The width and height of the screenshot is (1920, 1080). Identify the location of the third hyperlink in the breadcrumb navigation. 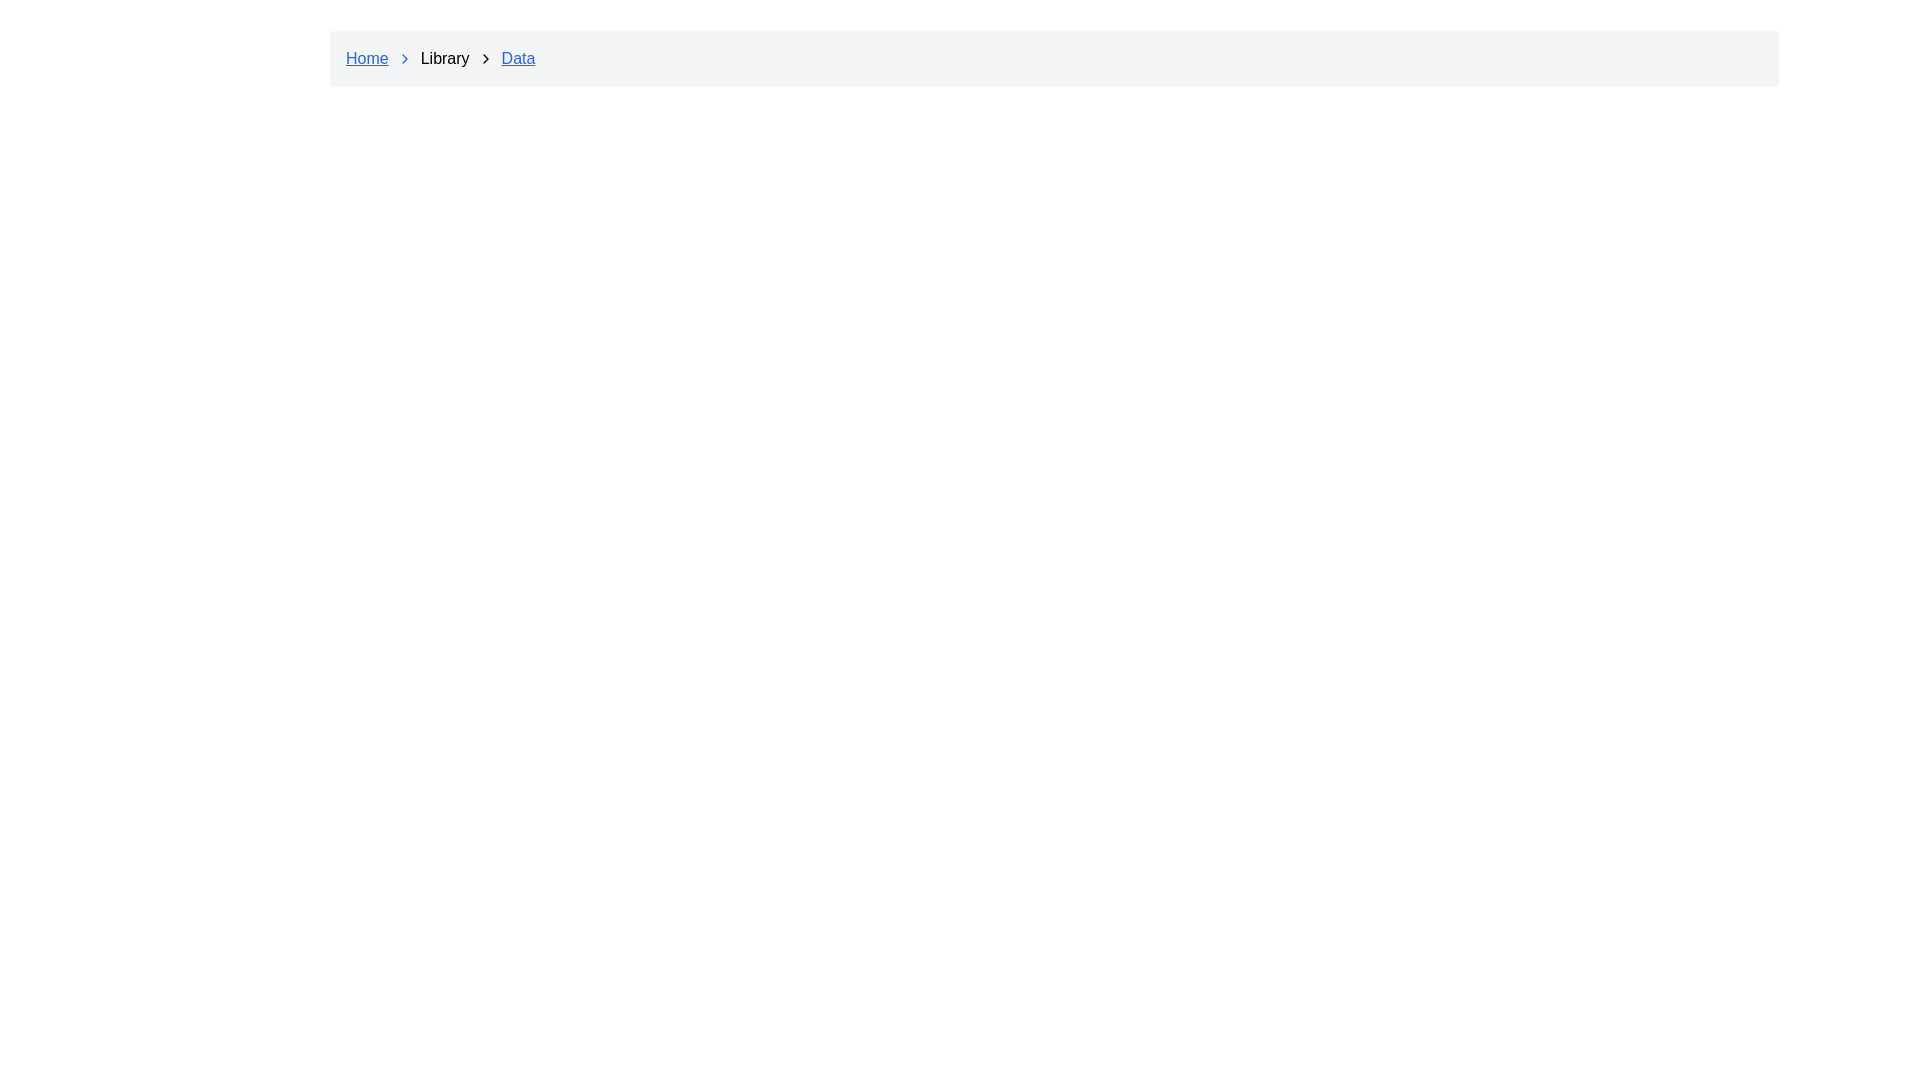
(518, 57).